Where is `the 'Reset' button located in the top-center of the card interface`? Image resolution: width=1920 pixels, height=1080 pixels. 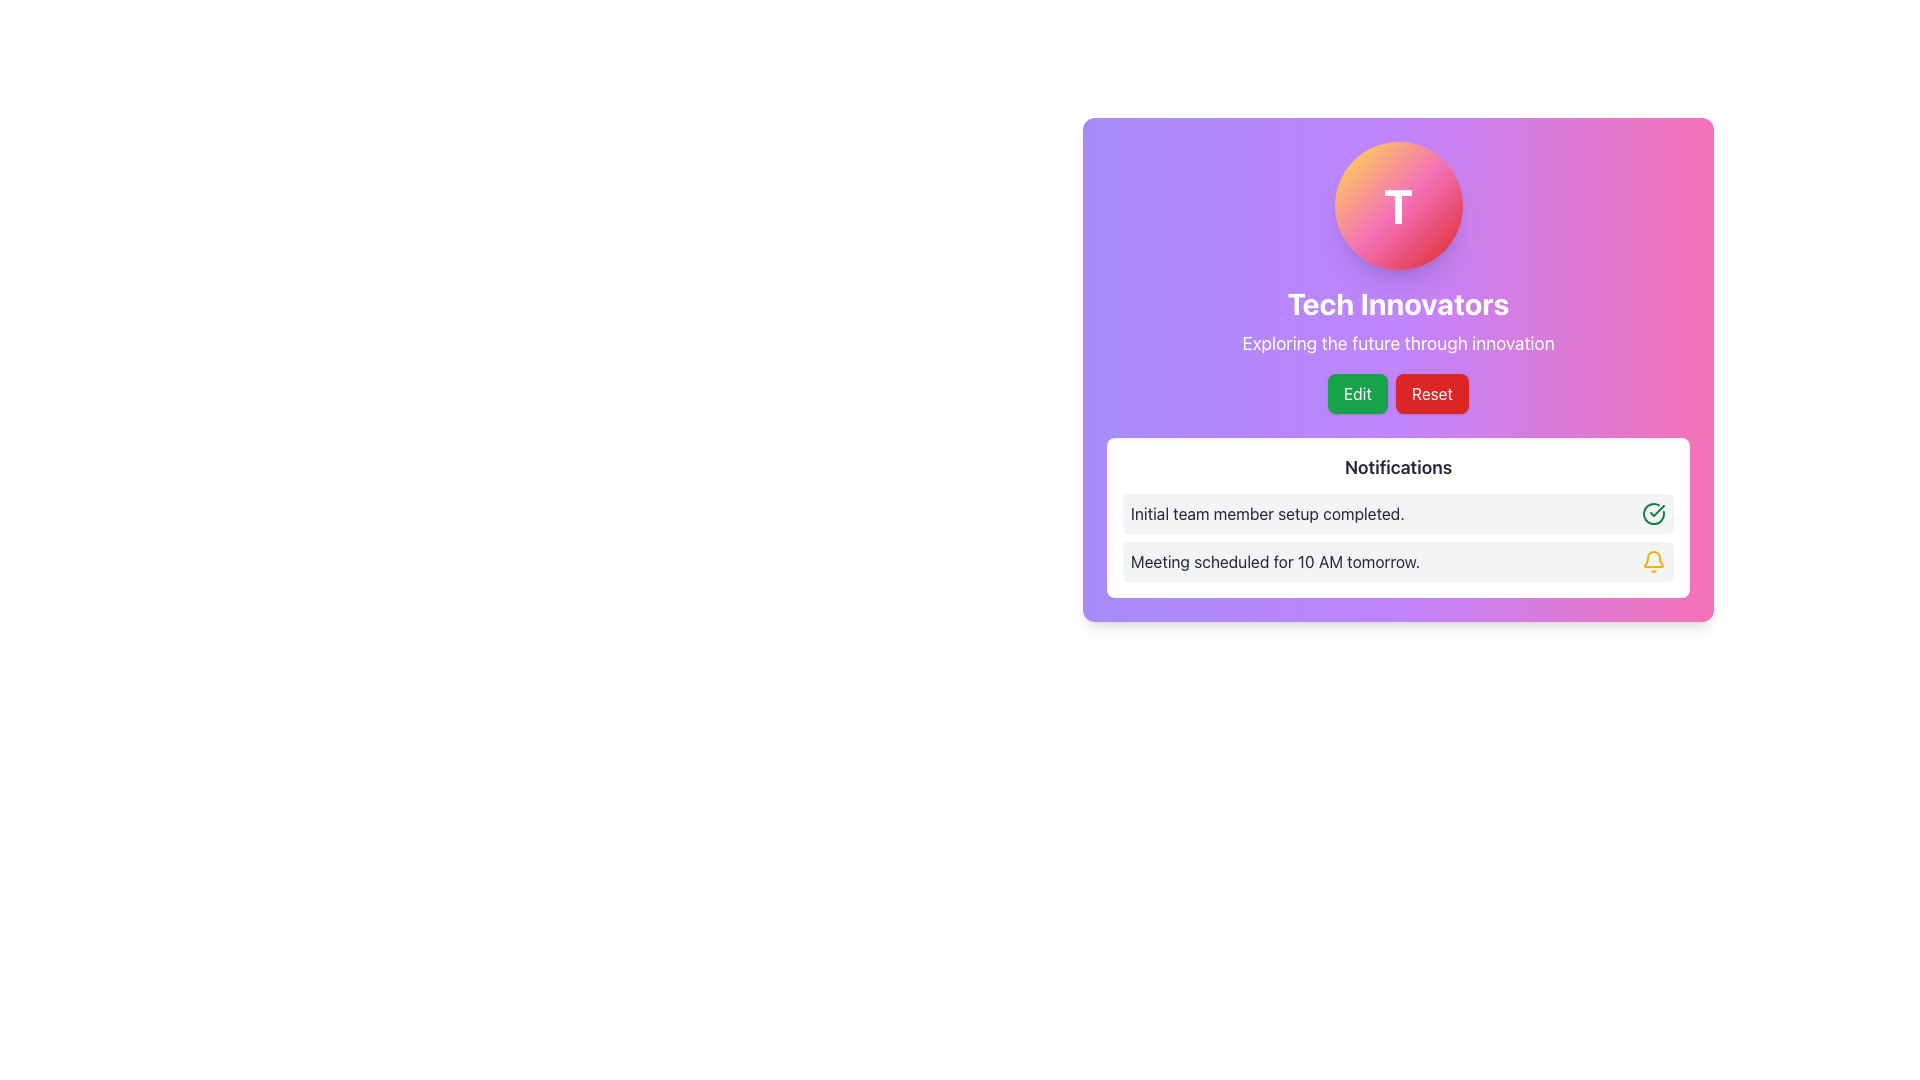 the 'Reset' button located in the top-center of the card interface is located at coordinates (1431, 393).